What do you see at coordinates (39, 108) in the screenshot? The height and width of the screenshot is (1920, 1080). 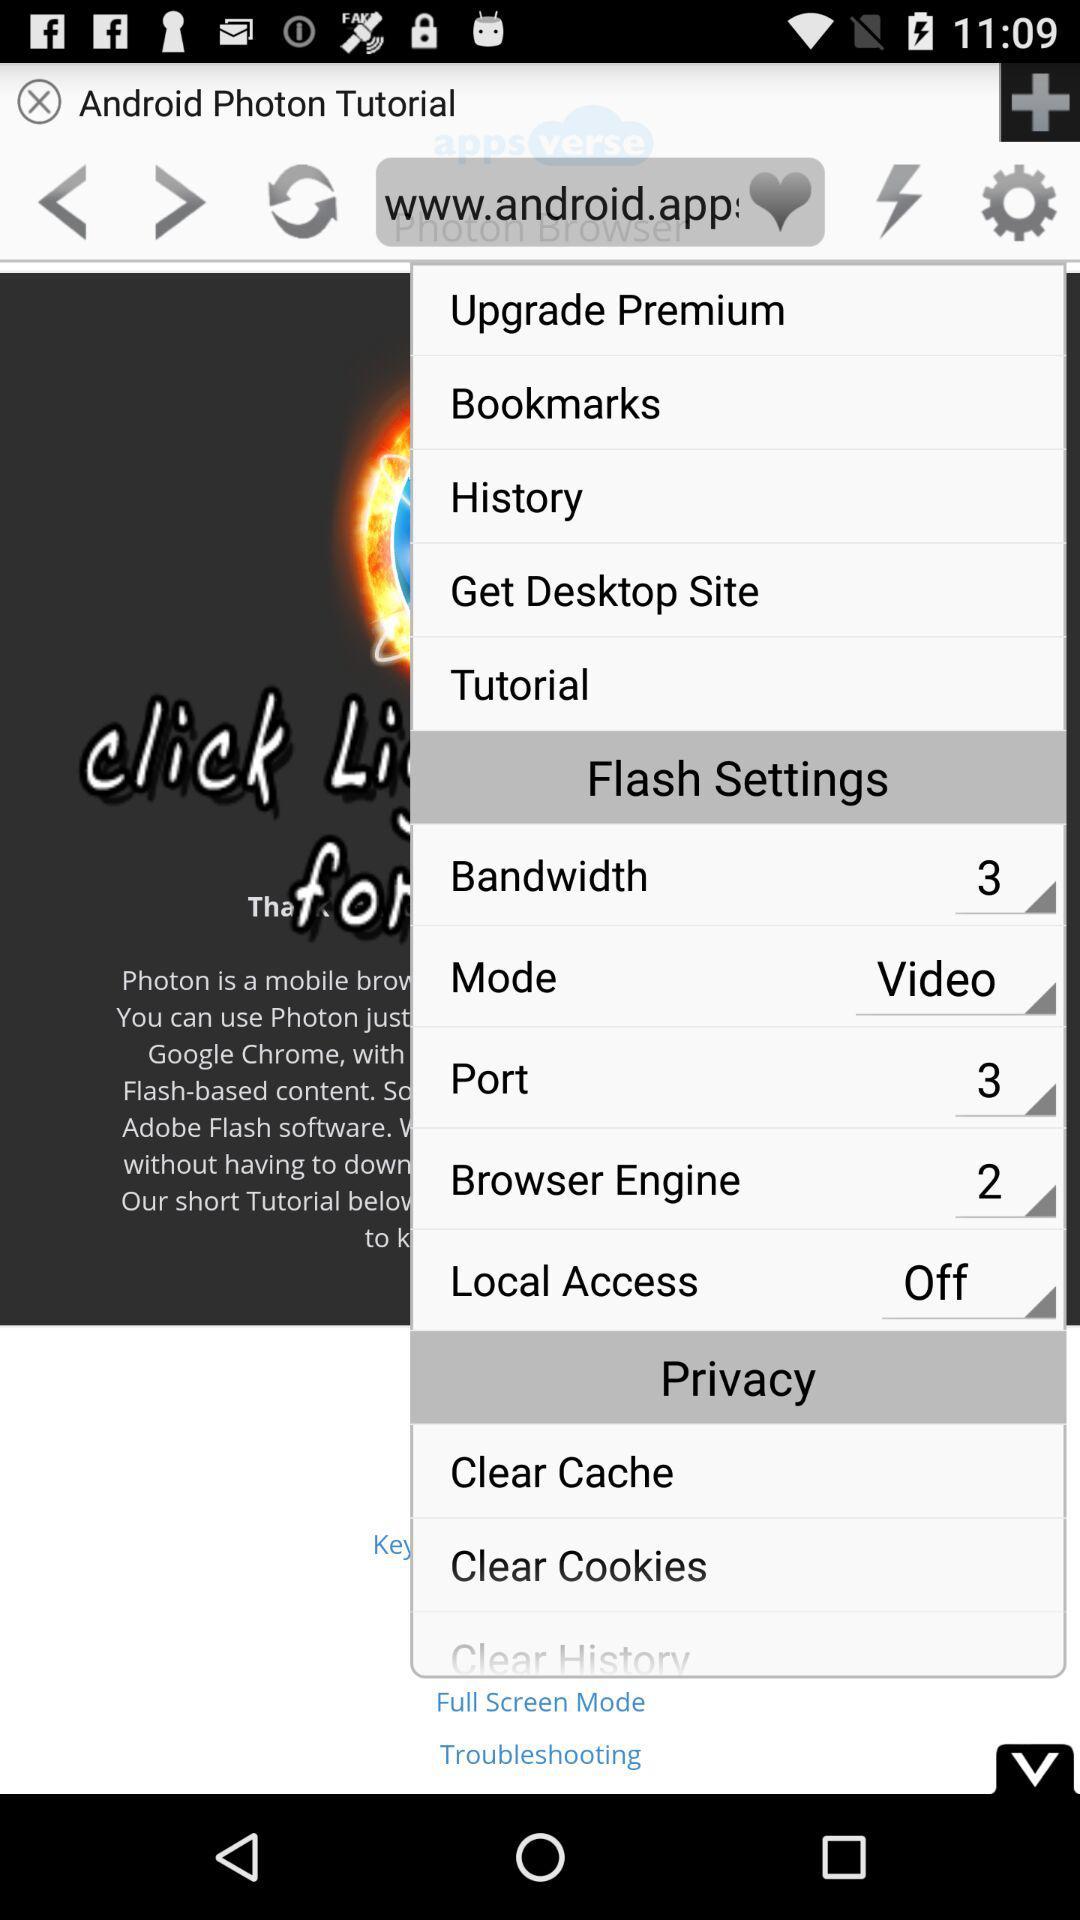 I see `the close icon` at bounding box center [39, 108].